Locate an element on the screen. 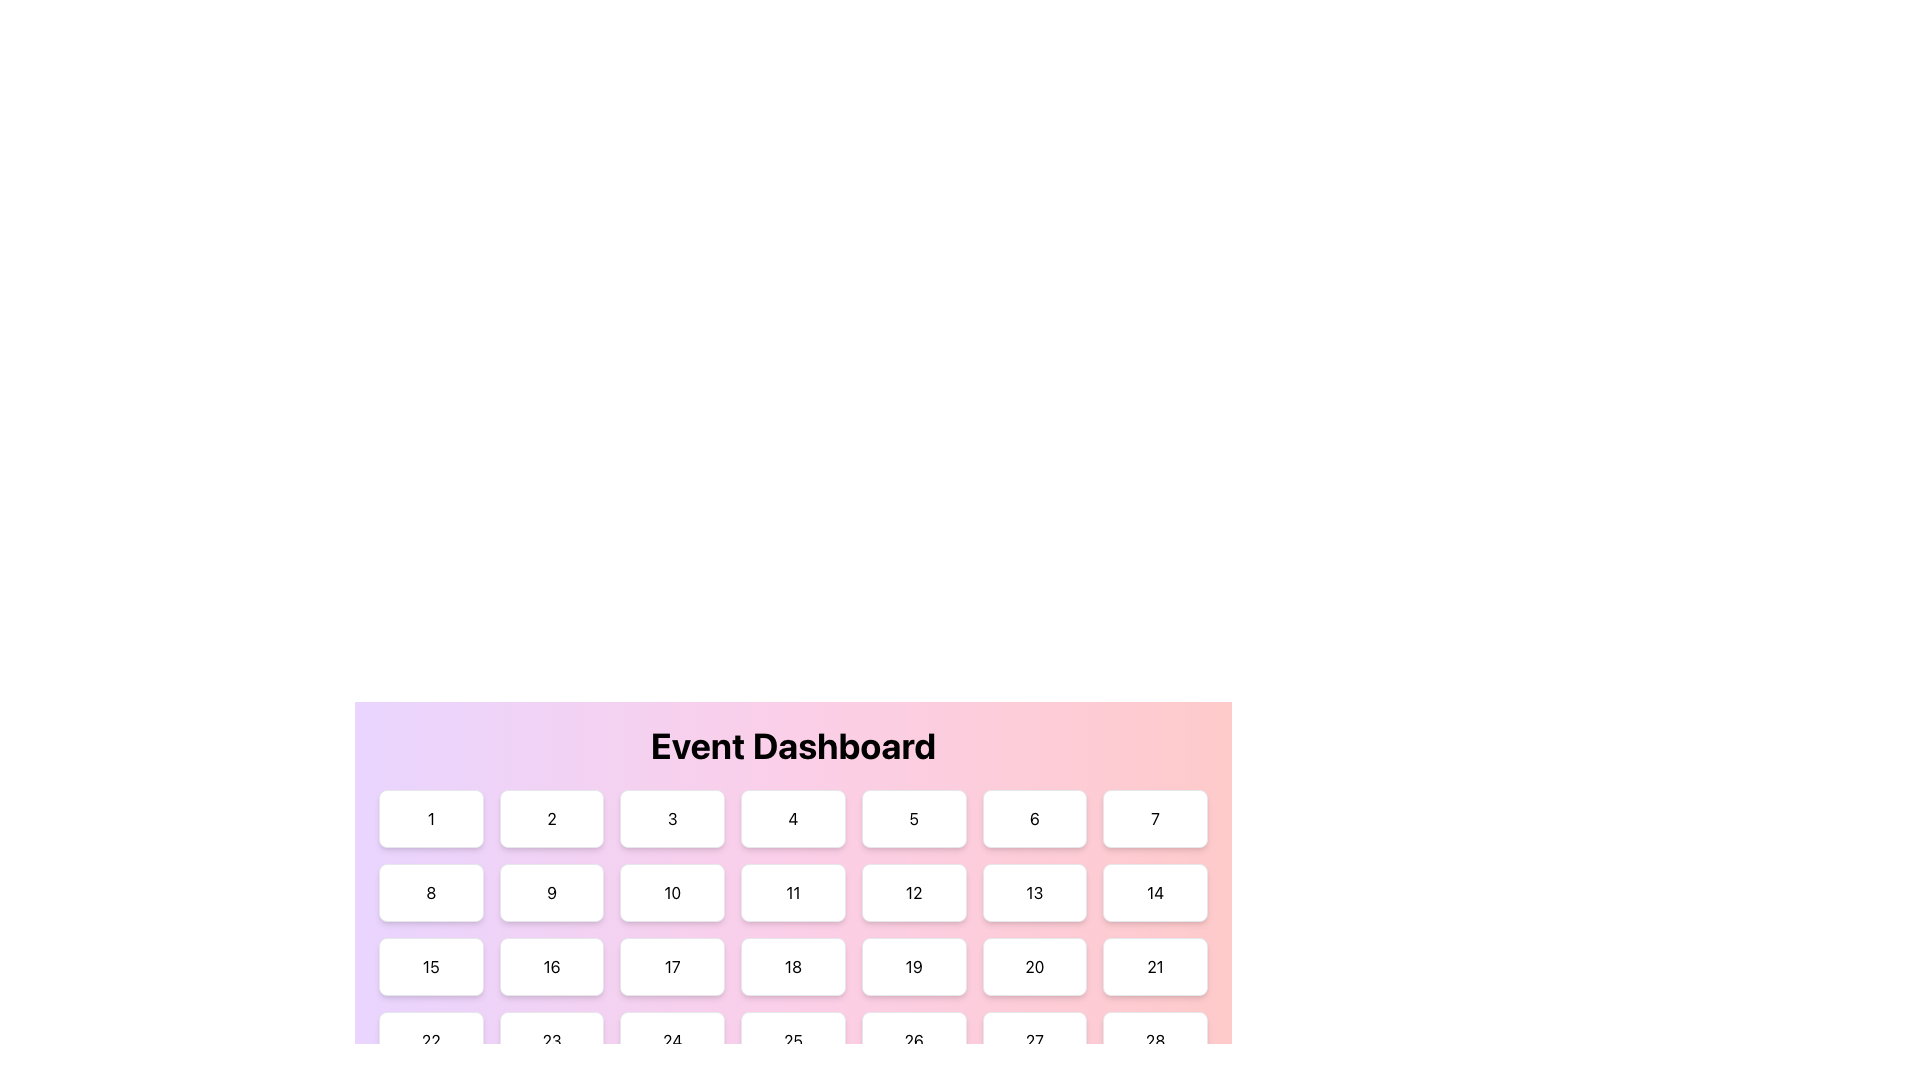 The image size is (1920, 1080). the interactive grid cell located in the first row and seventh column under the 'Event Dashboard' heading is located at coordinates (1155, 818).